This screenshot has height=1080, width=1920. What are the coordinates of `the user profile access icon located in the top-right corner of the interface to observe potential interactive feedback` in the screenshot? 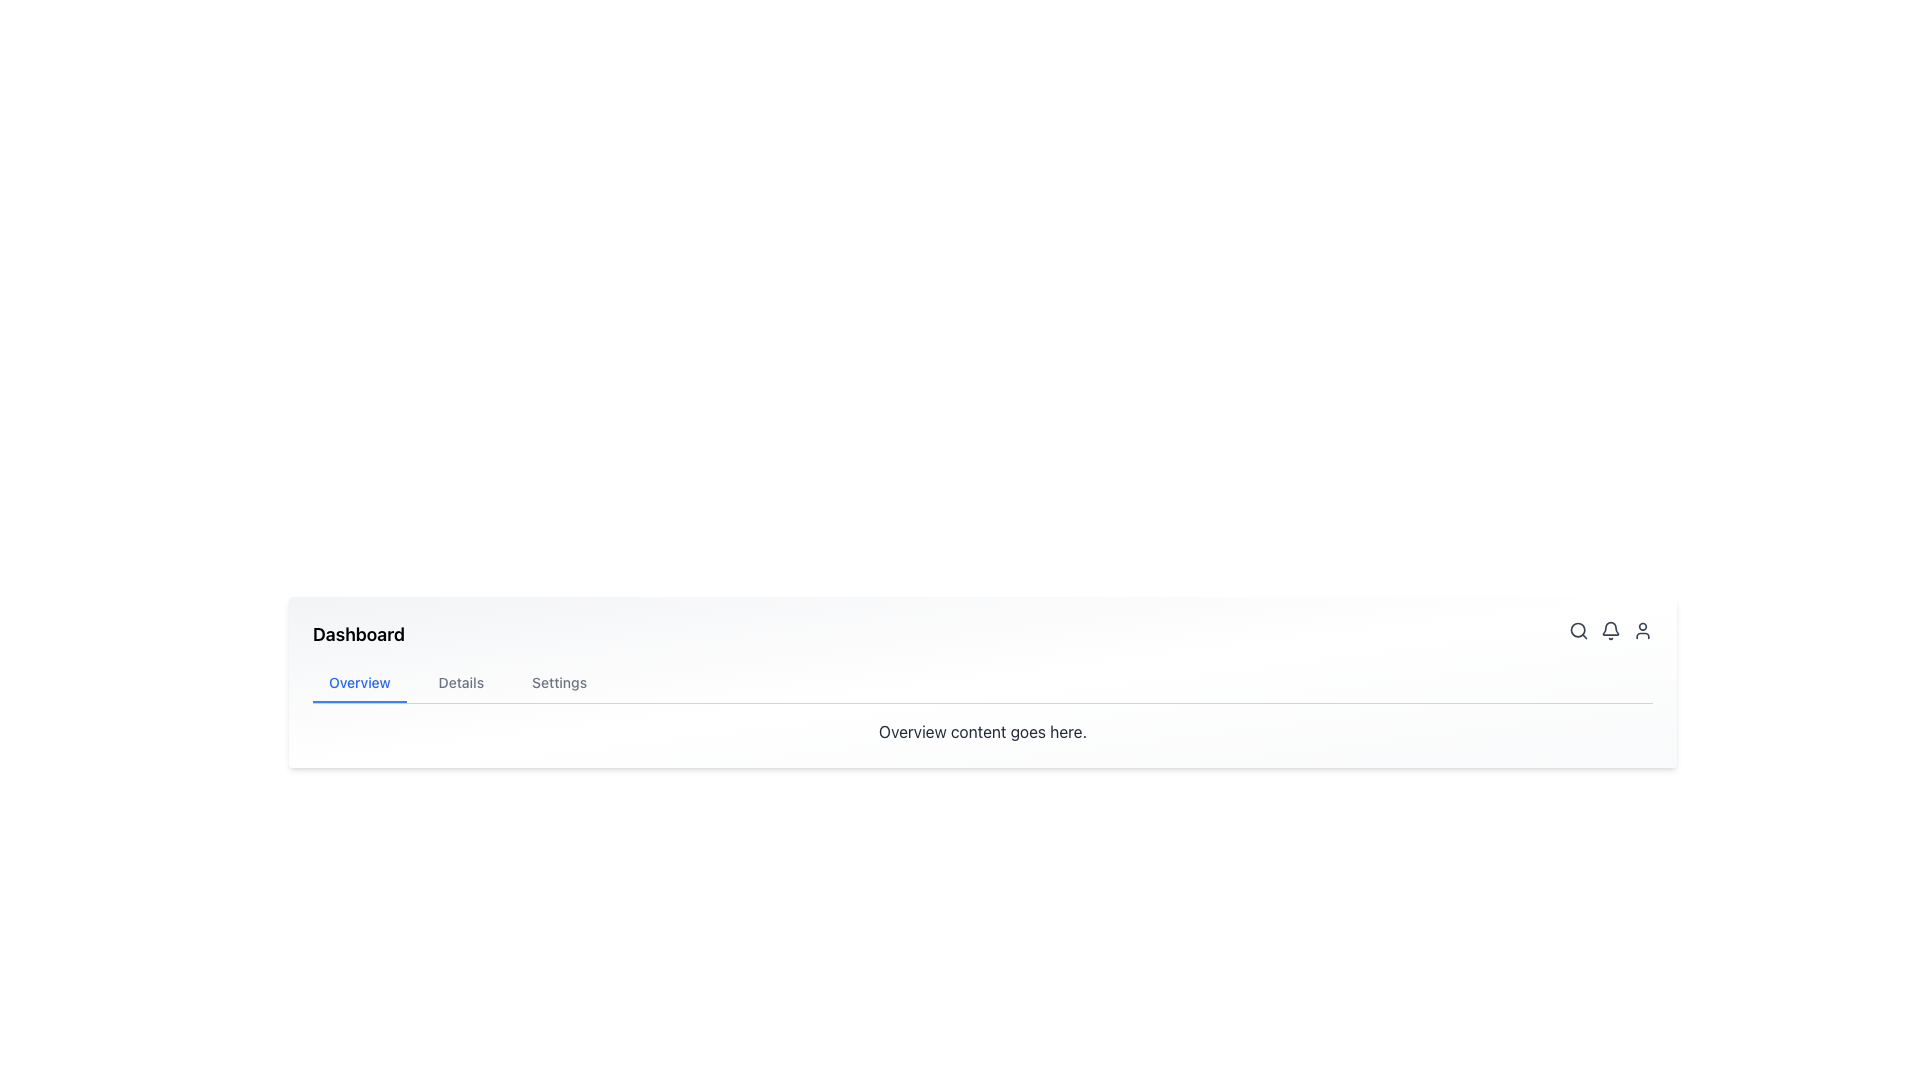 It's located at (1642, 631).